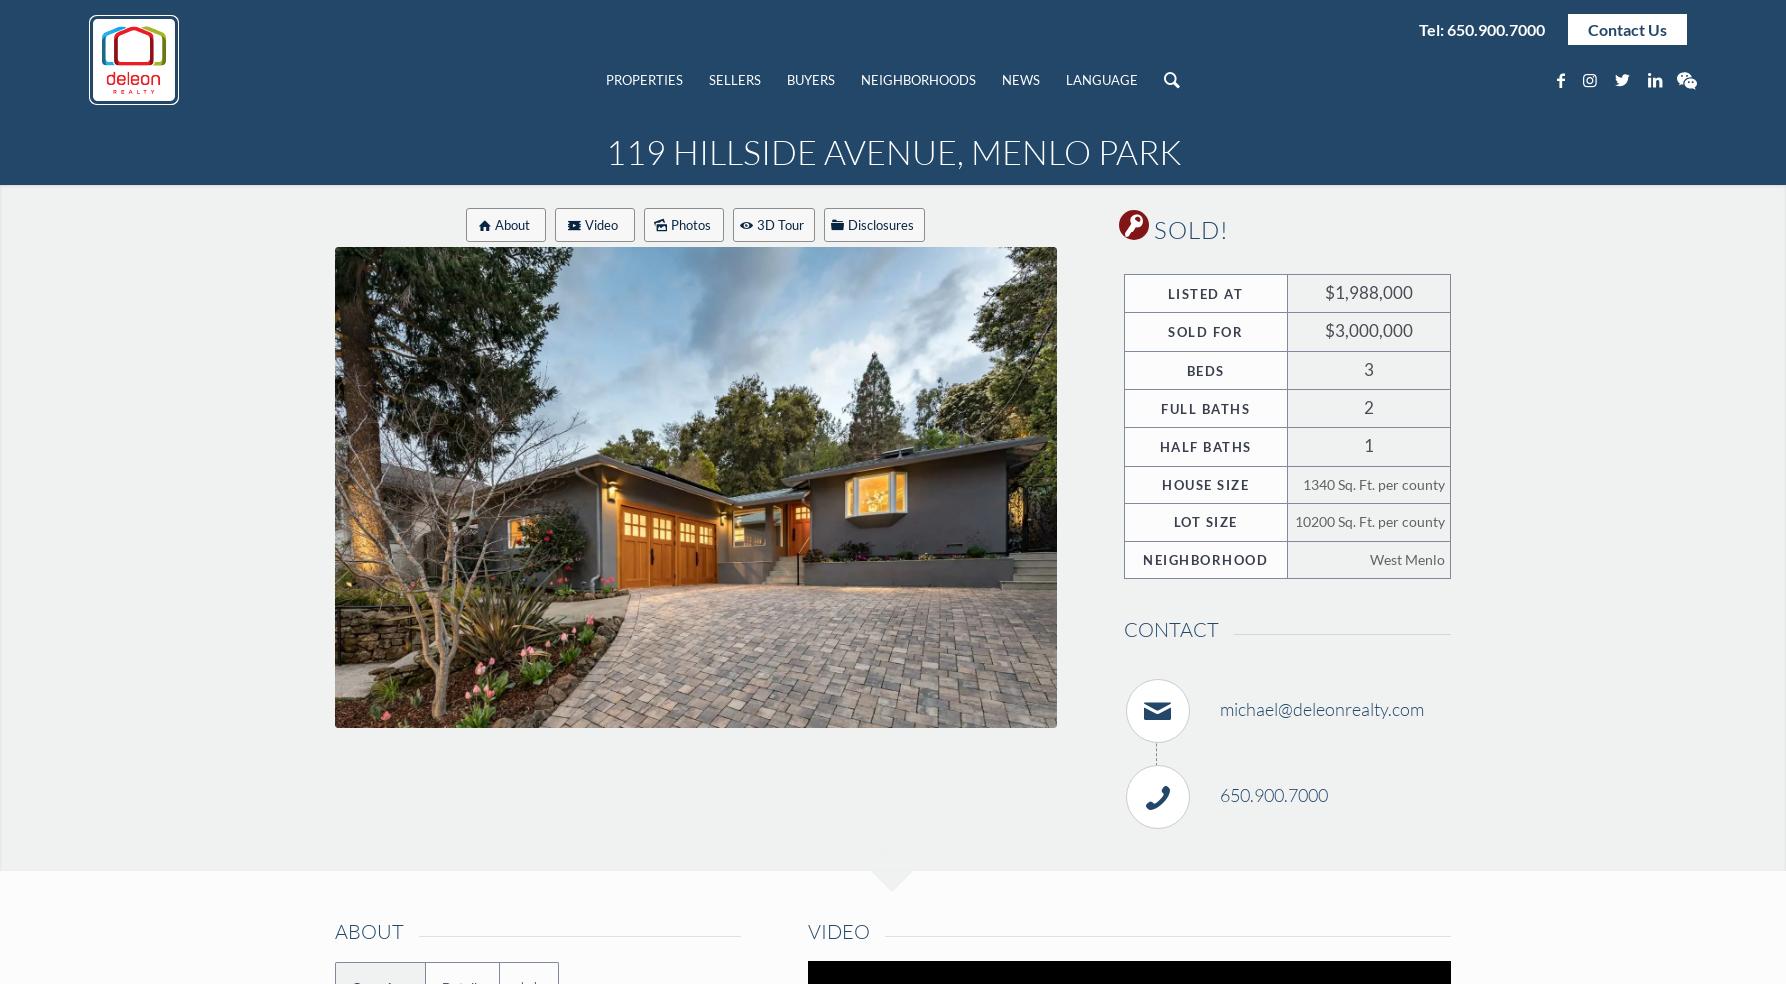  I want to click on 'Lot Size', so click(1205, 521).